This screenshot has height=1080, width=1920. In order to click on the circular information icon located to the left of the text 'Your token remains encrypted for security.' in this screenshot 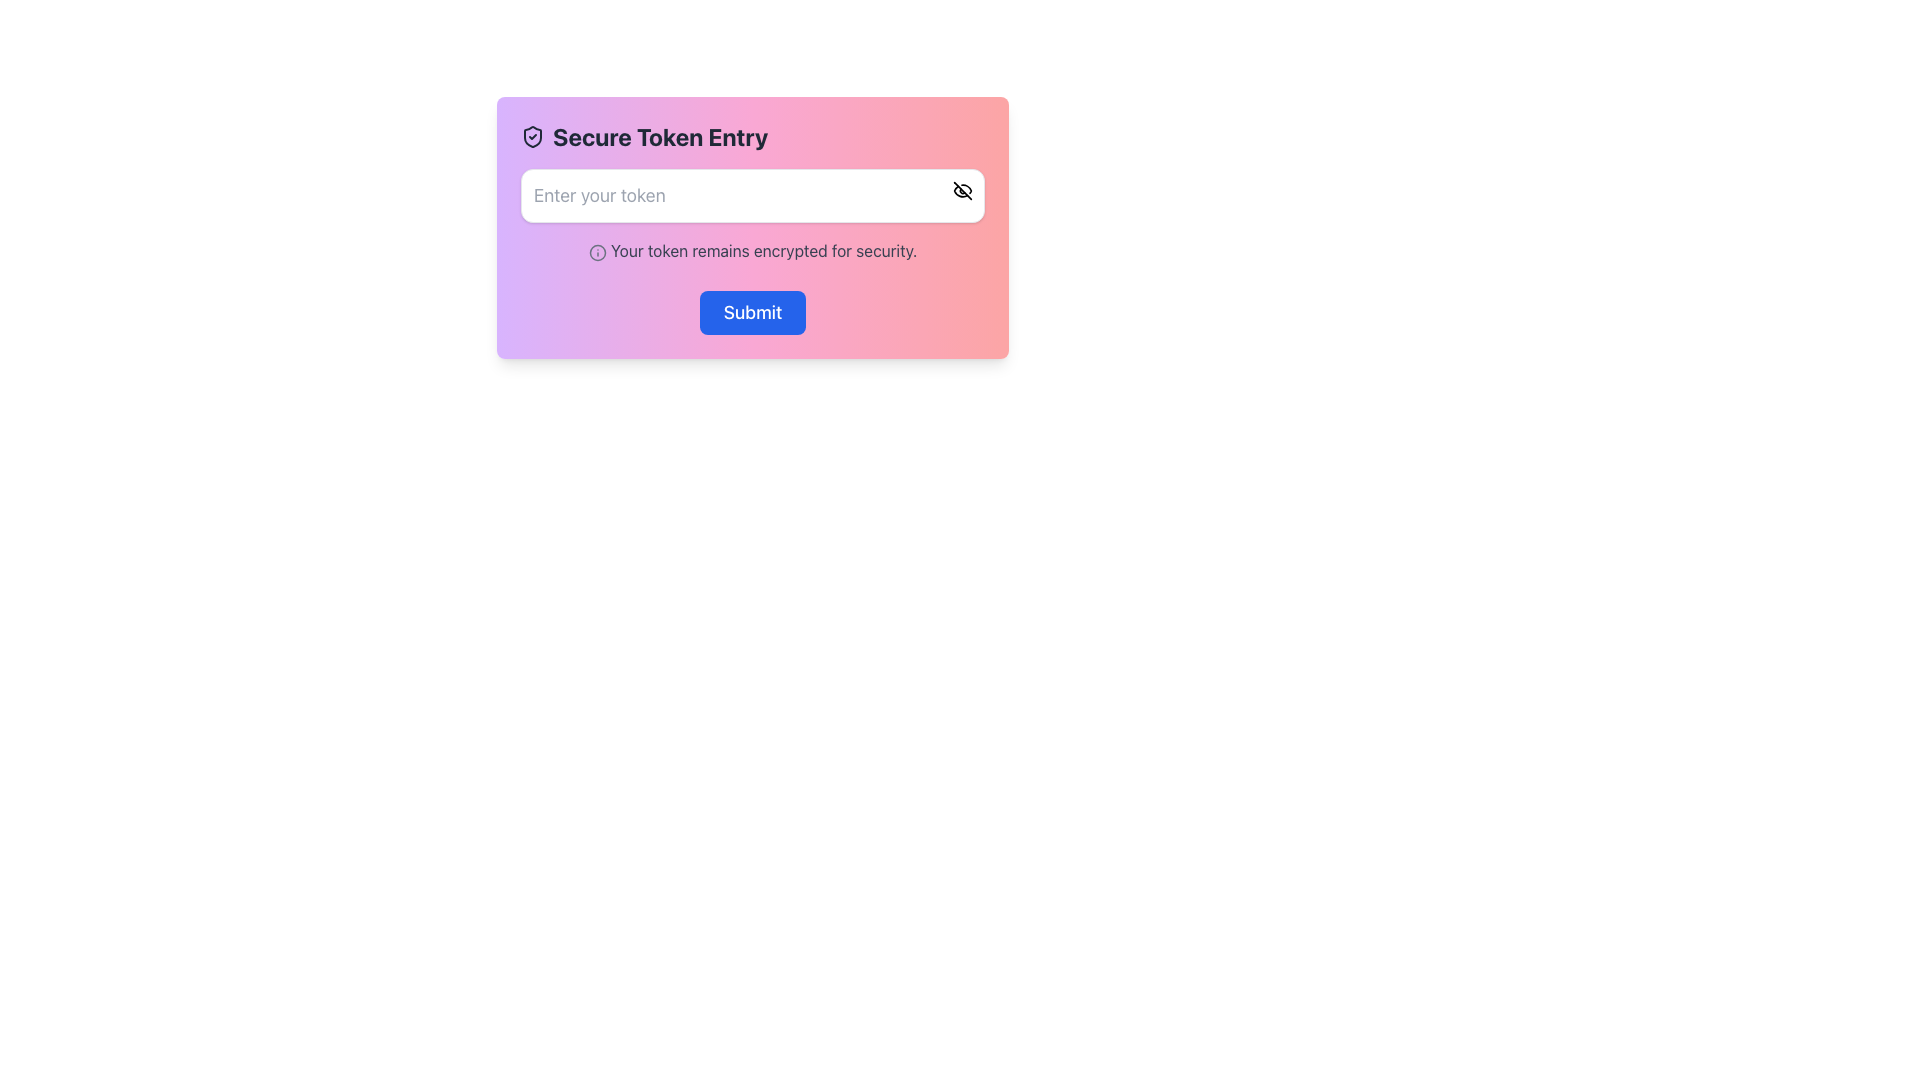, I will do `click(596, 251)`.